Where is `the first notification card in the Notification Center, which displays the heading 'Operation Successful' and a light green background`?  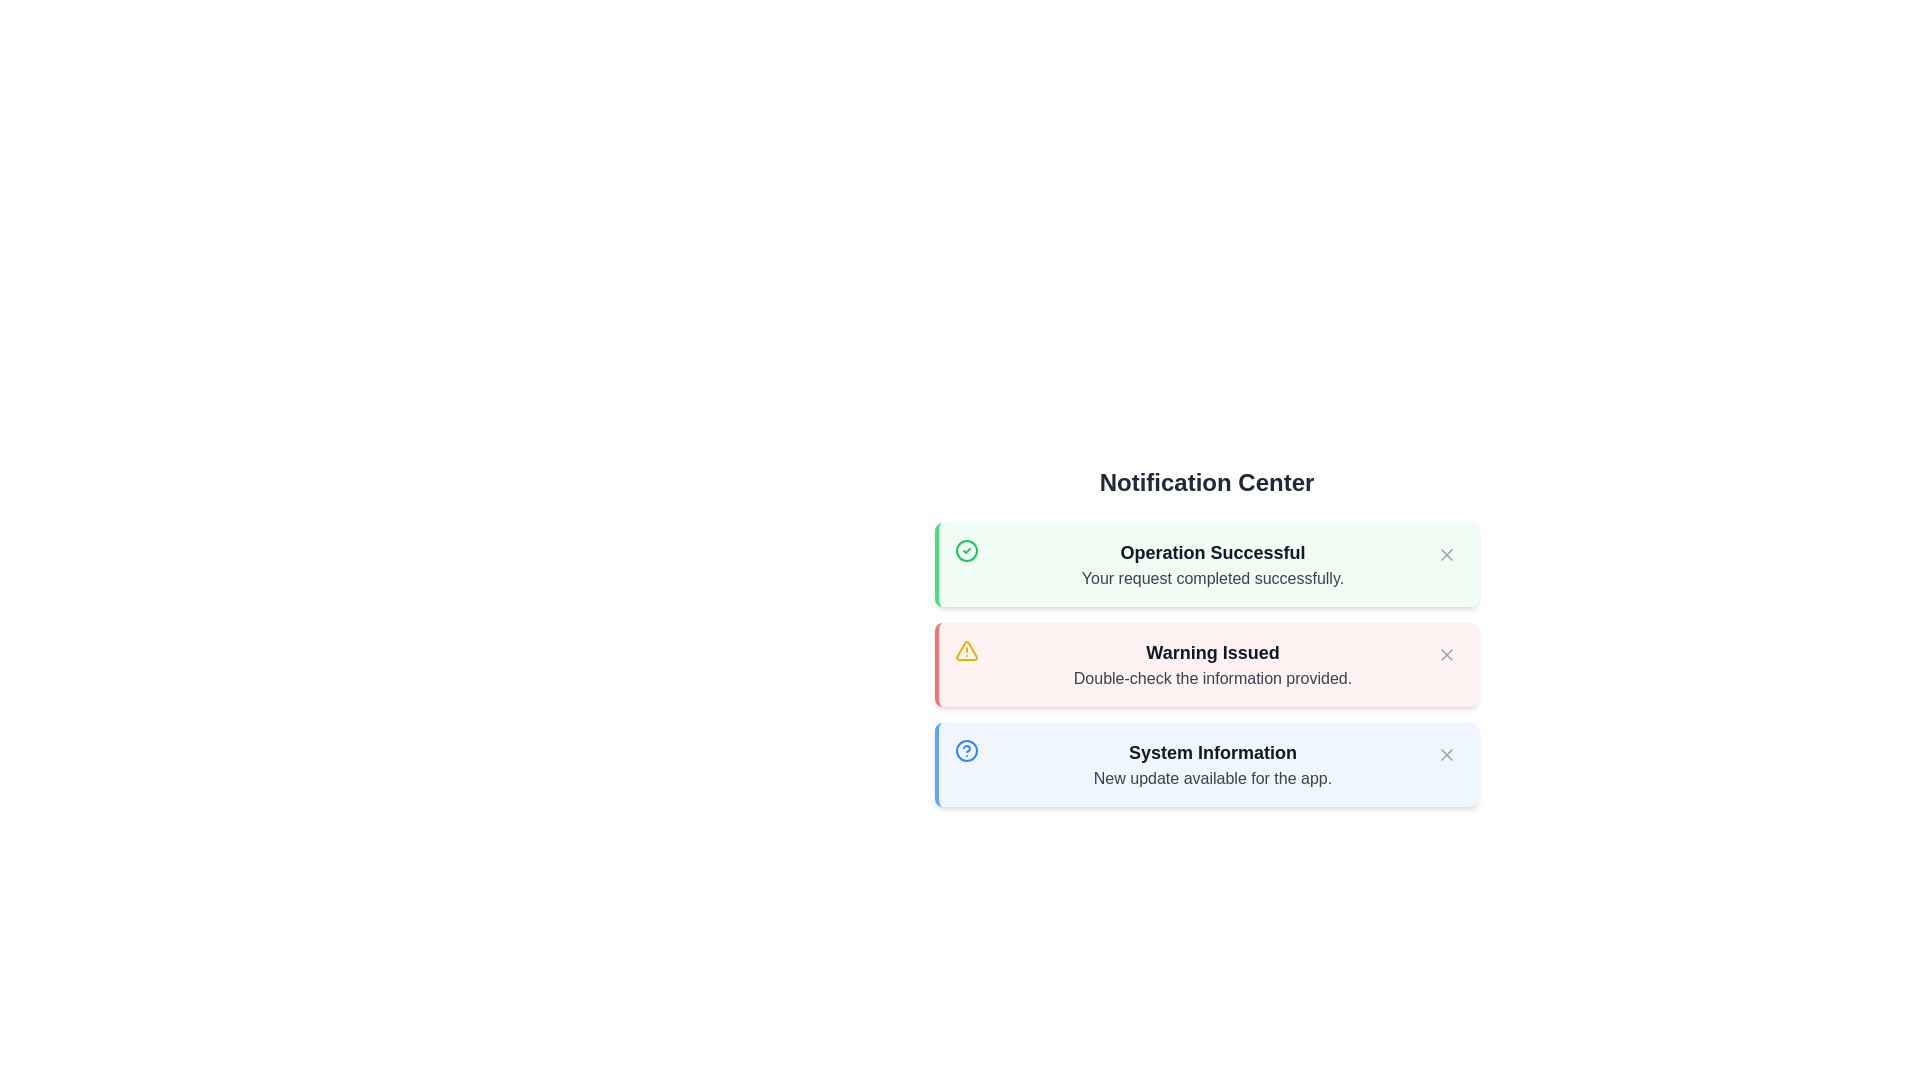 the first notification card in the Notification Center, which displays the heading 'Operation Successful' and a light green background is located at coordinates (1205, 564).